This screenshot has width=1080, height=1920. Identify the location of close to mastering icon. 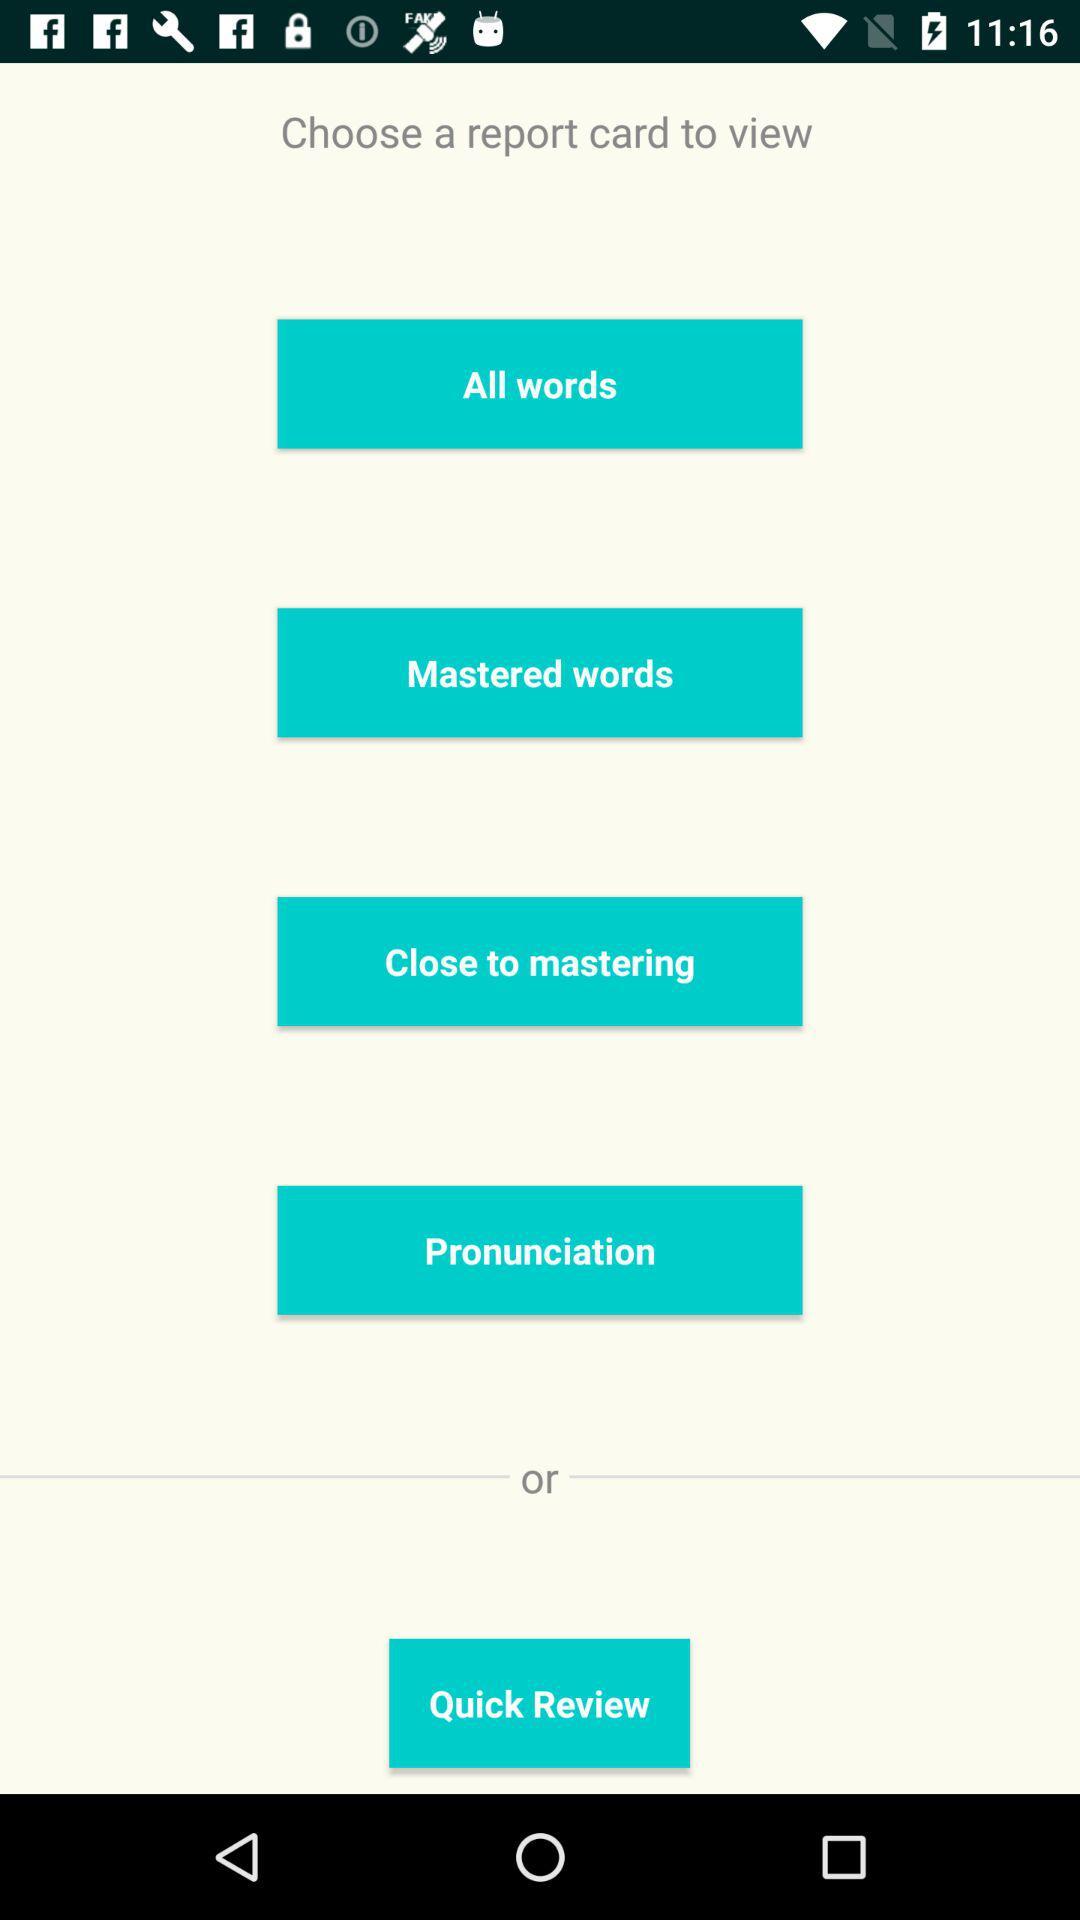
(540, 961).